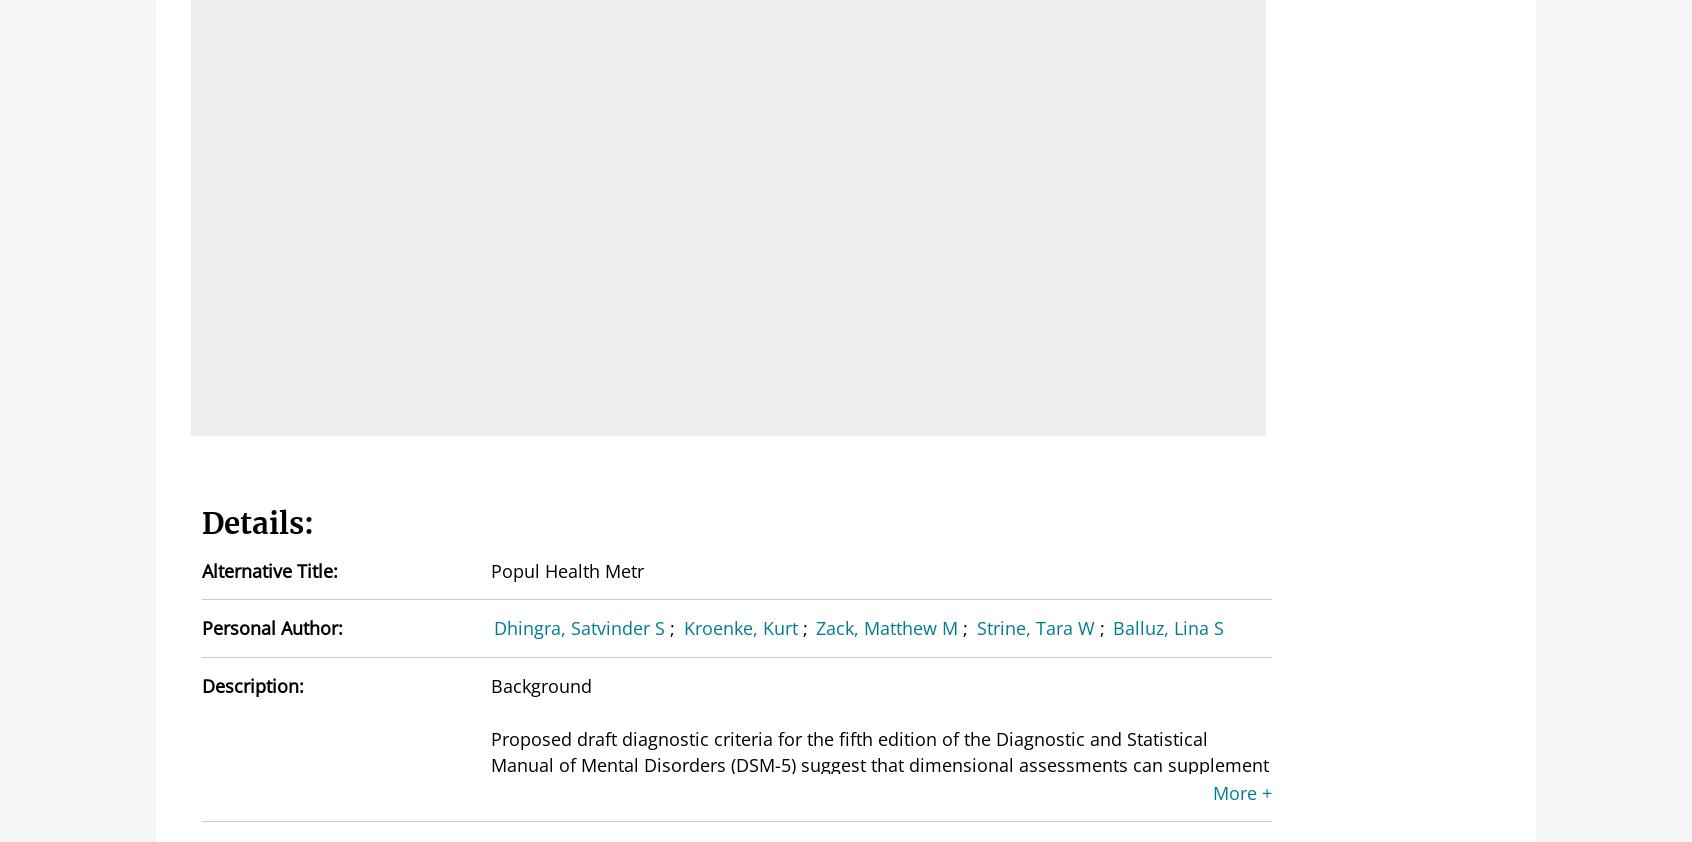  Describe the element at coordinates (258, 521) in the screenshot. I see `'Details:'` at that location.